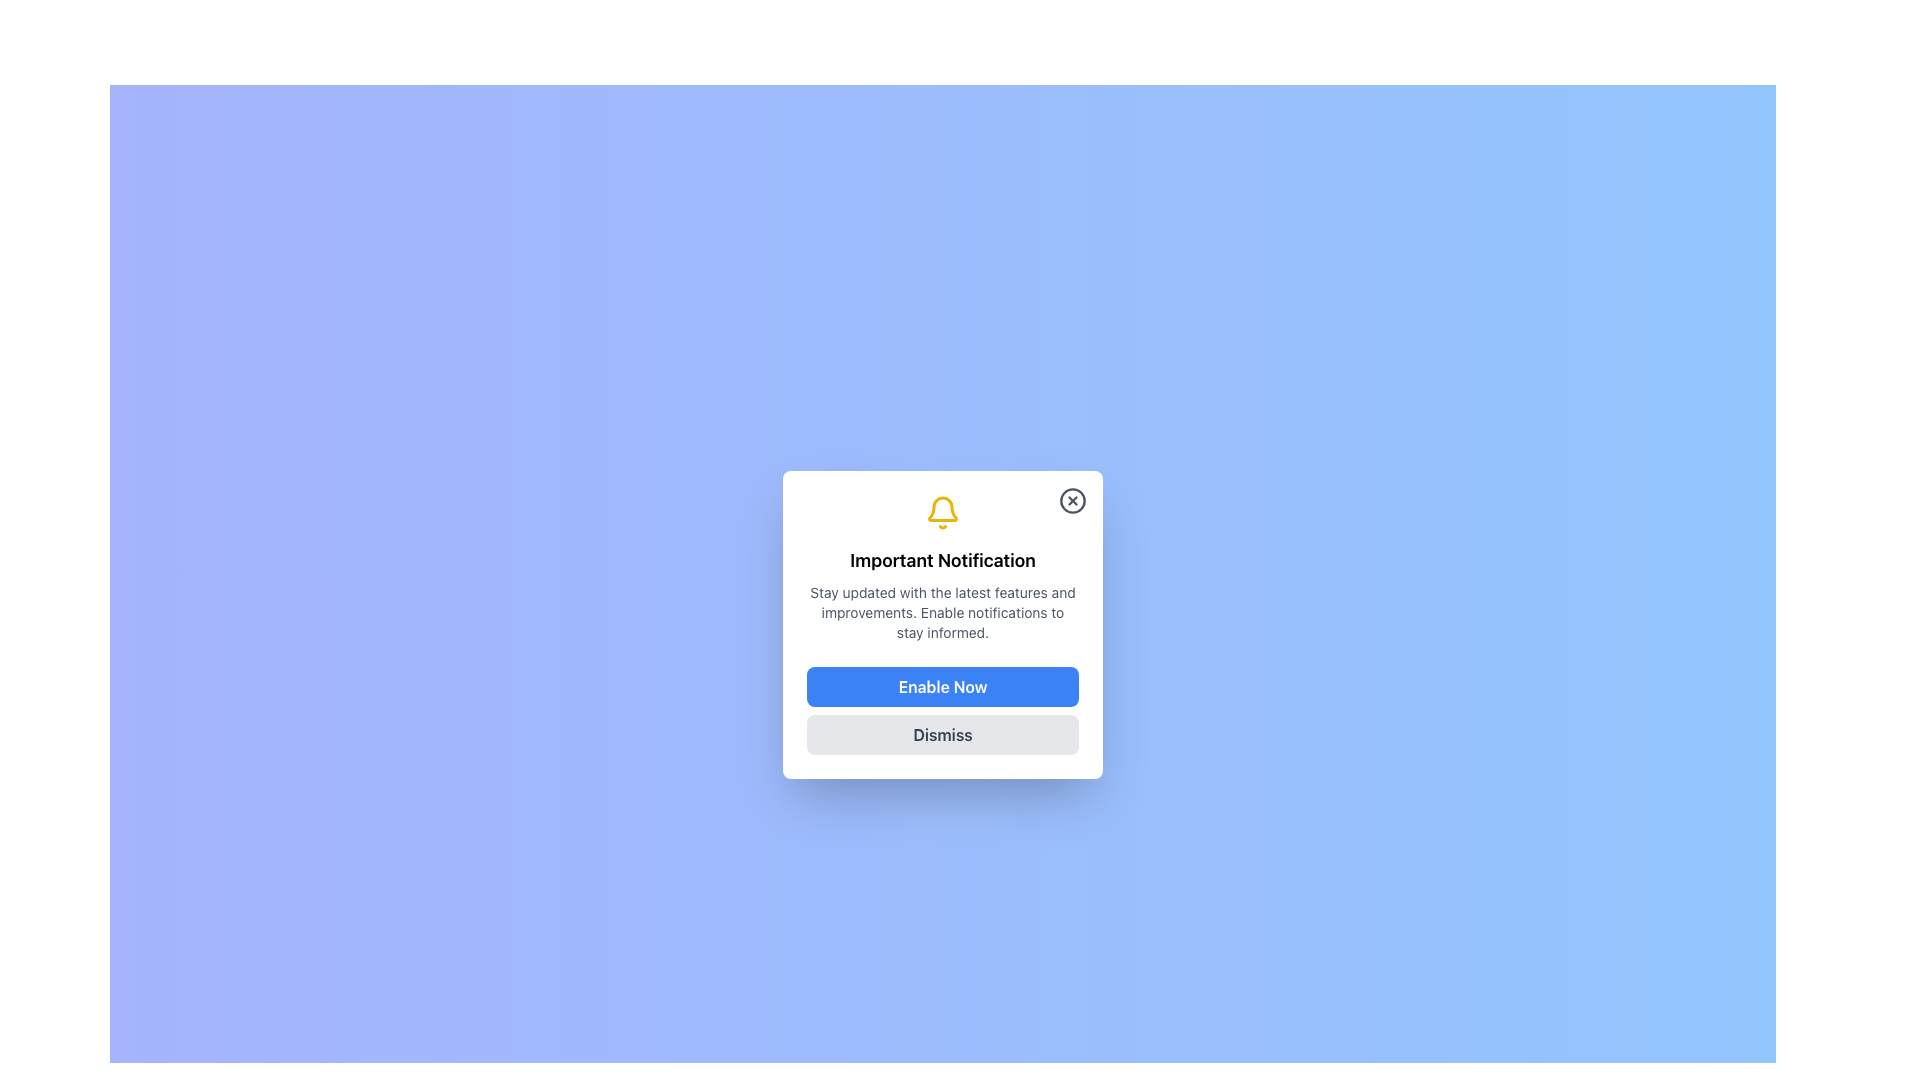  What do you see at coordinates (941, 735) in the screenshot?
I see `the 'Dismiss' button, which is a medium-sized, rounded rectangular button with a gray background, located at the bottom of a modal dialog box` at bounding box center [941, 735].